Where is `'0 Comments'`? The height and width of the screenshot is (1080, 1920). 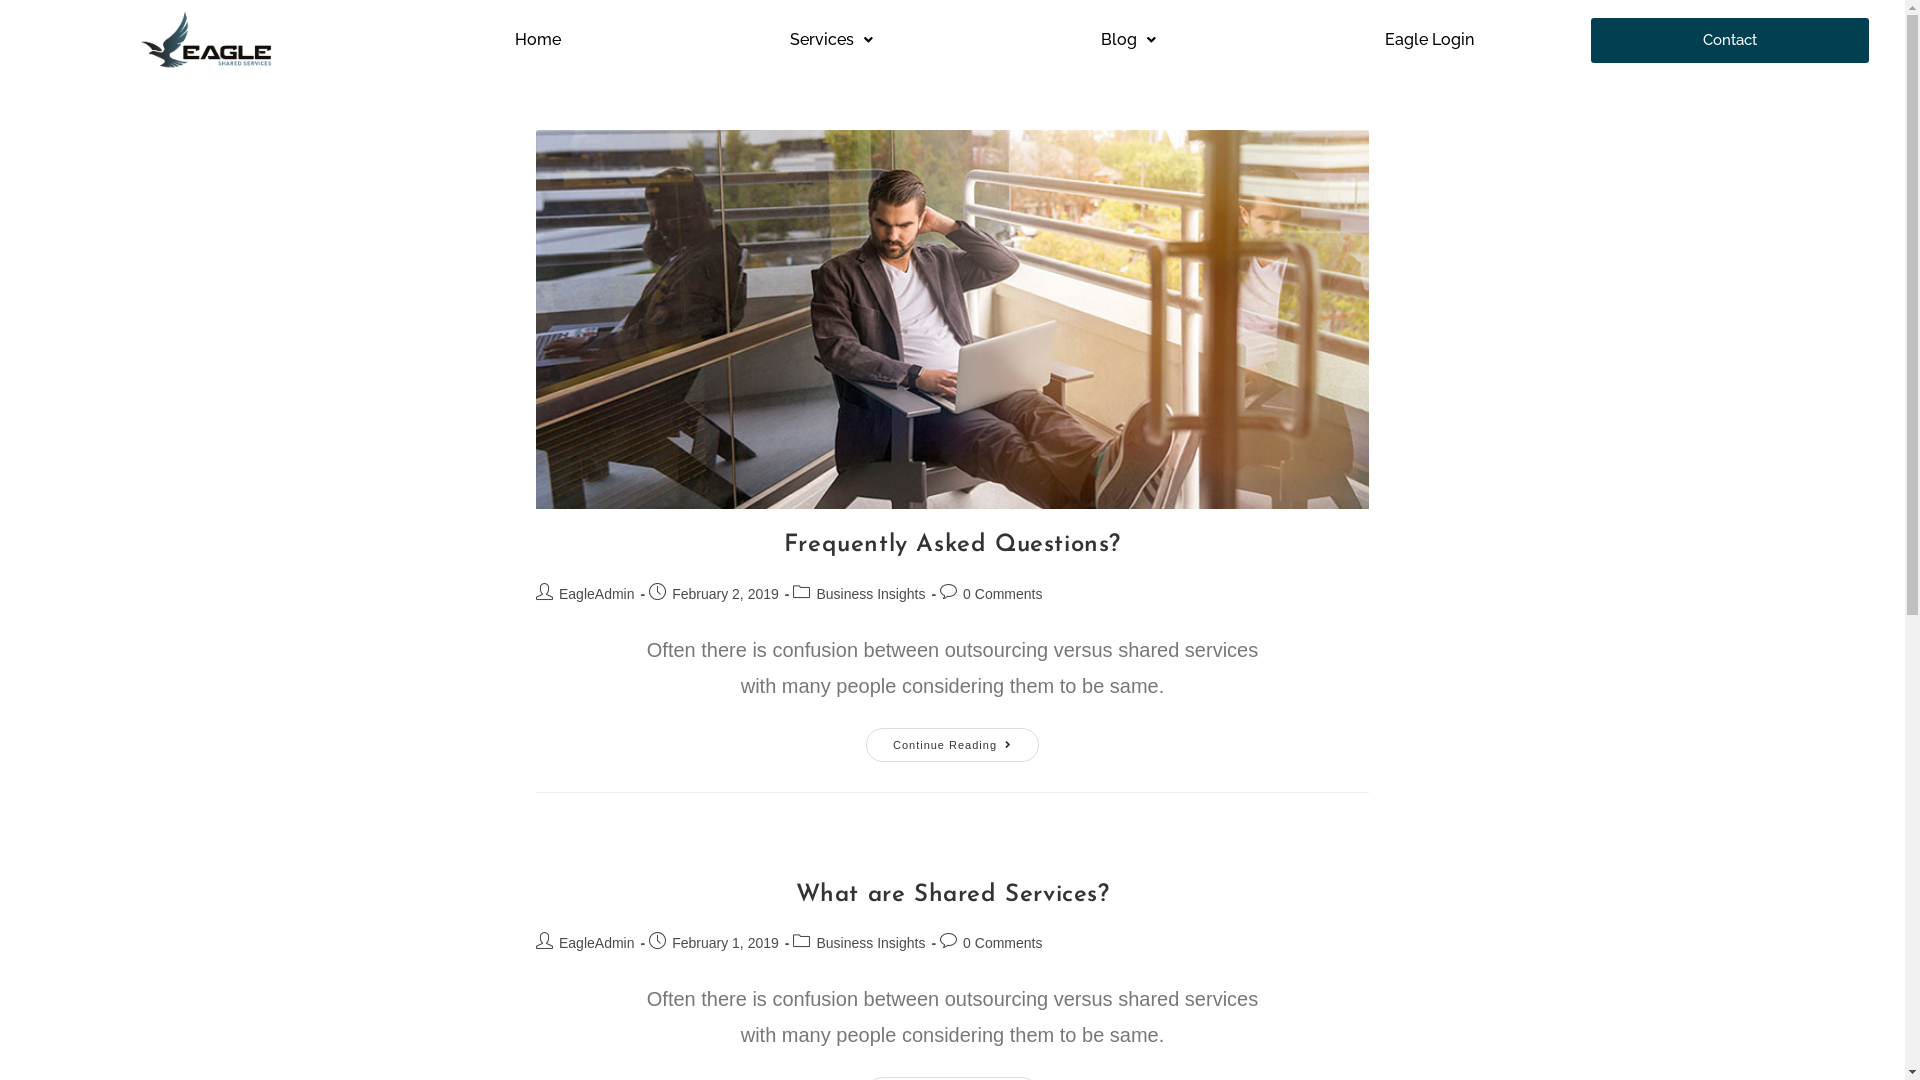
'0 Comments' is located at coordinates (1002, 593).